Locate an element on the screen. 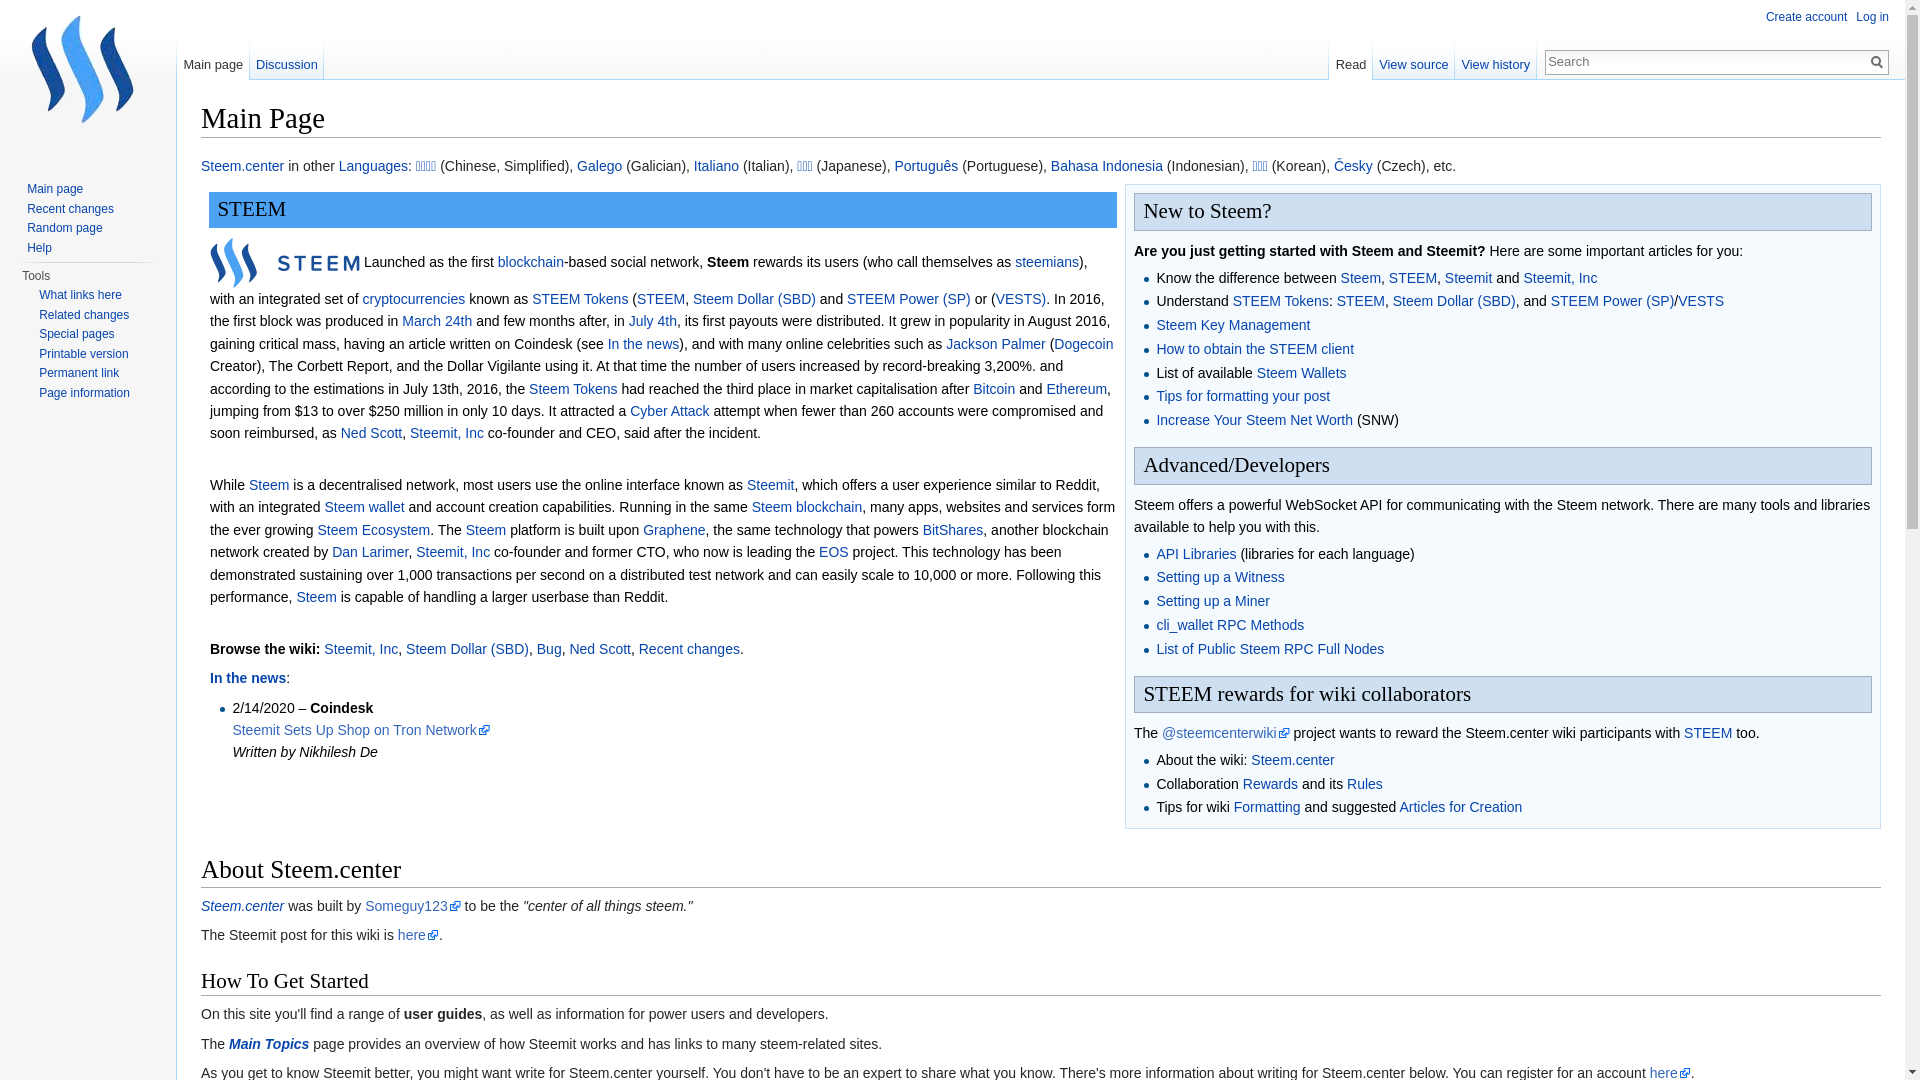 Image resolution: width=1920 pixels, height=1080 pixels. 'Discussion' is located at coordinates (286, 59).